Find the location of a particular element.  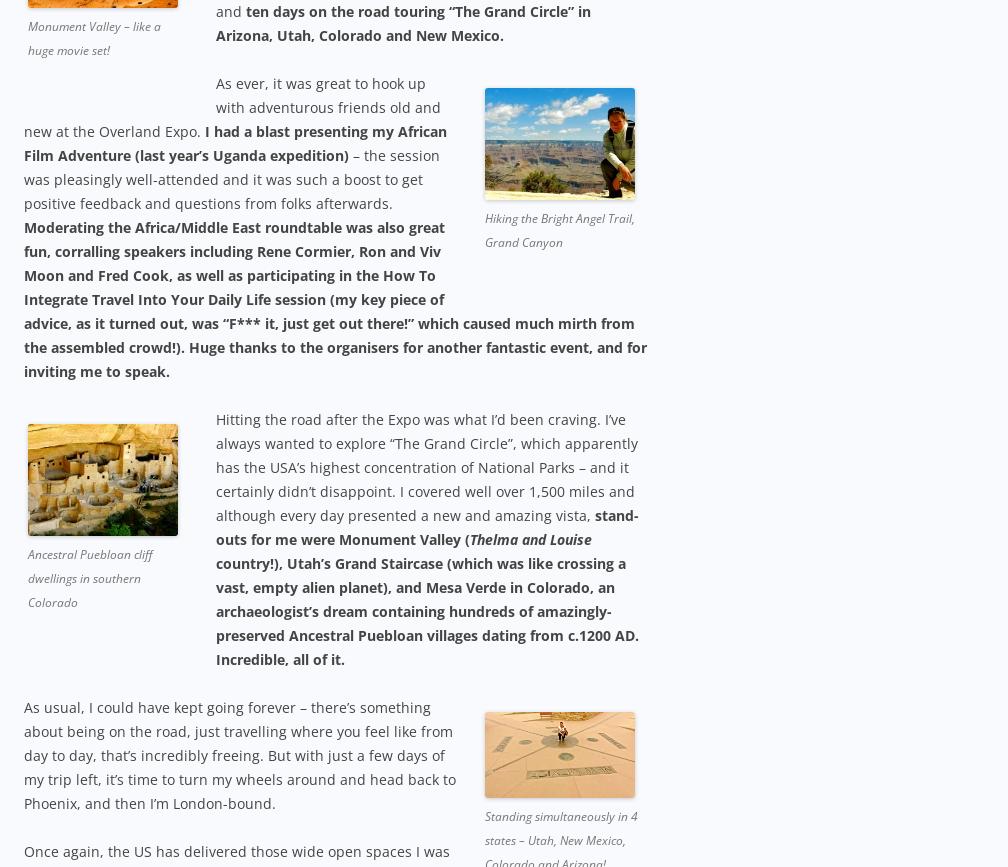

'ten days on the road touring “The Grand Circle” in Arizona, Utah, Colorado and New Mexico.' is located at coordinates (216, 22).